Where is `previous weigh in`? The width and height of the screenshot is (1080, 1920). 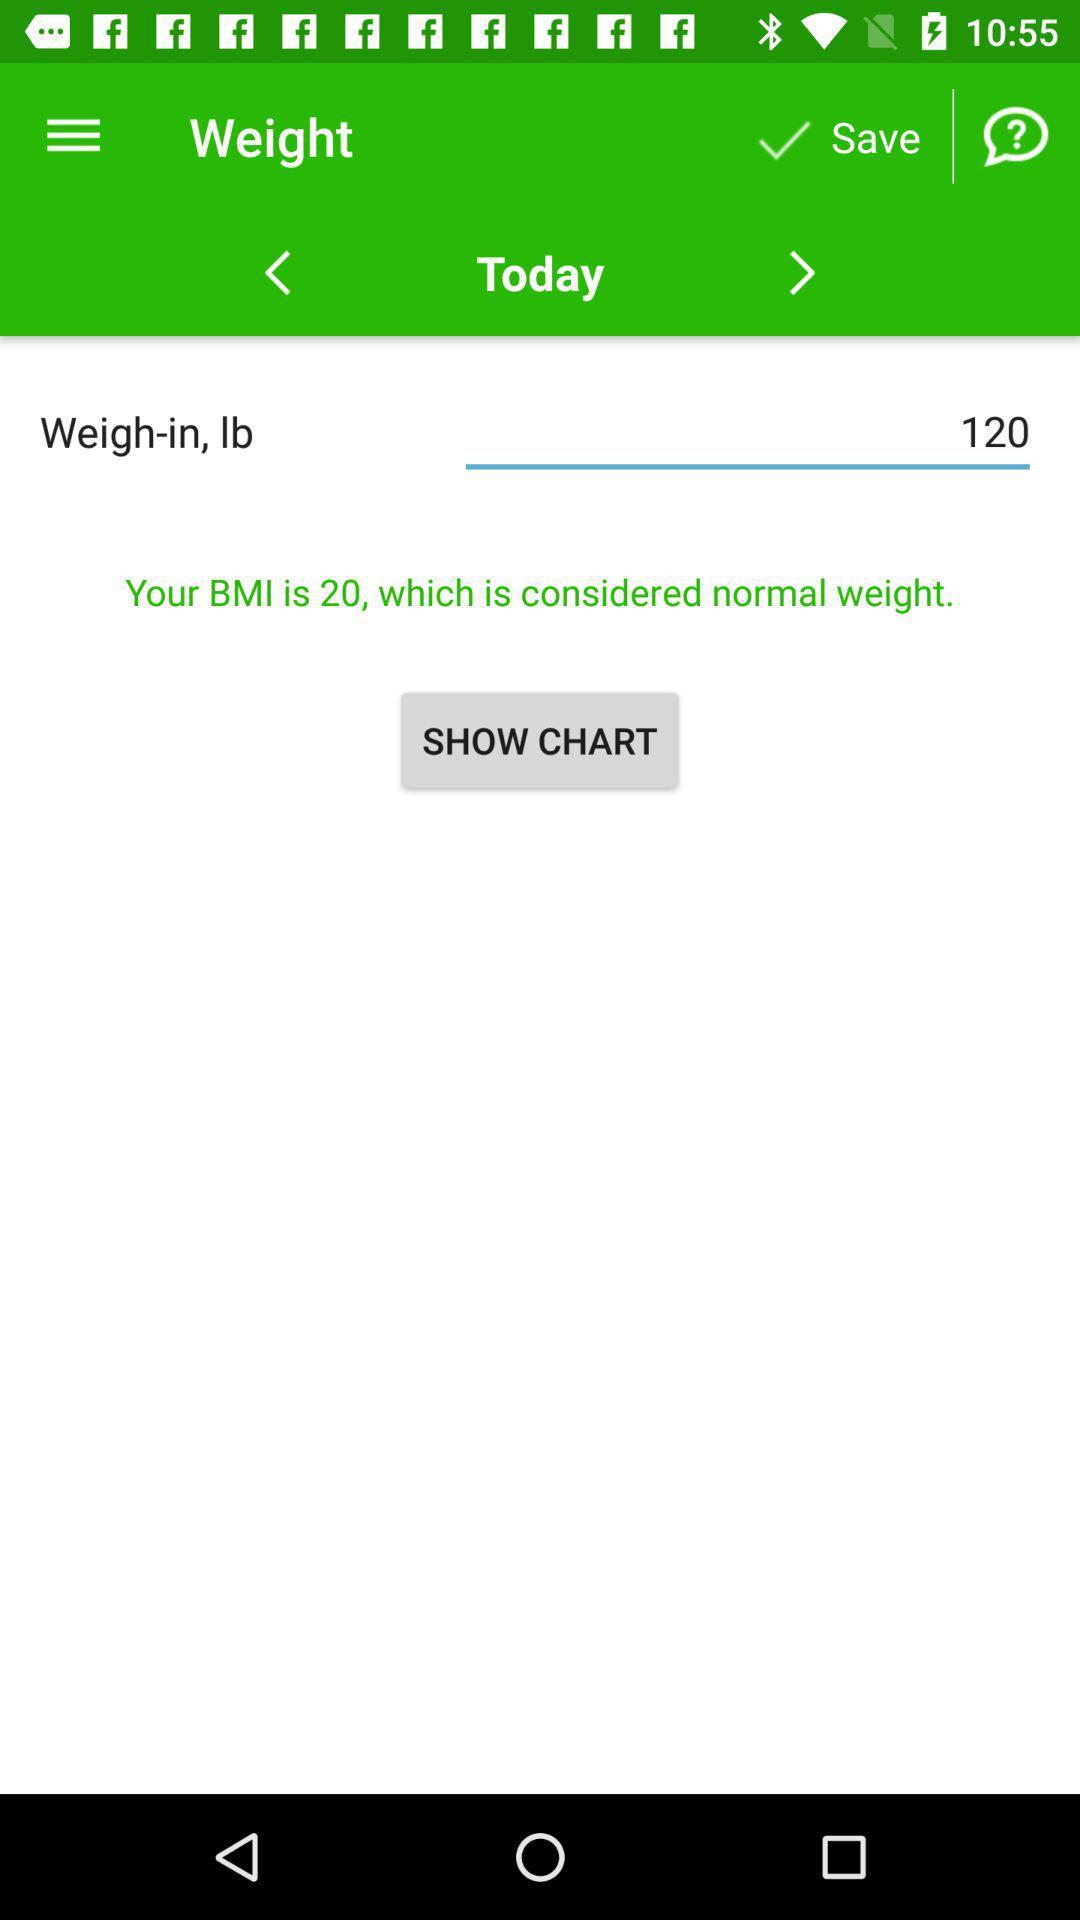
previous weigh in is located at coordinates (277, 272).